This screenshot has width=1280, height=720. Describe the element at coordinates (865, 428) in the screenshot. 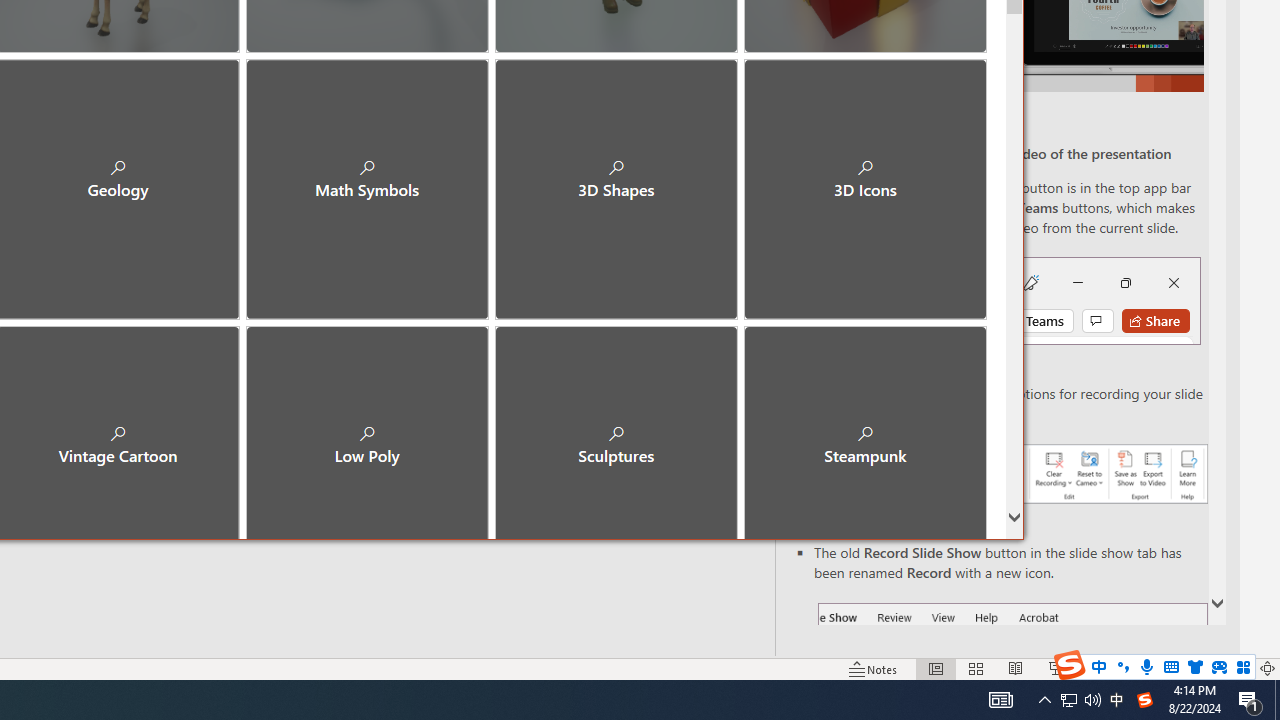

I see `'Steampunk'` at that location.